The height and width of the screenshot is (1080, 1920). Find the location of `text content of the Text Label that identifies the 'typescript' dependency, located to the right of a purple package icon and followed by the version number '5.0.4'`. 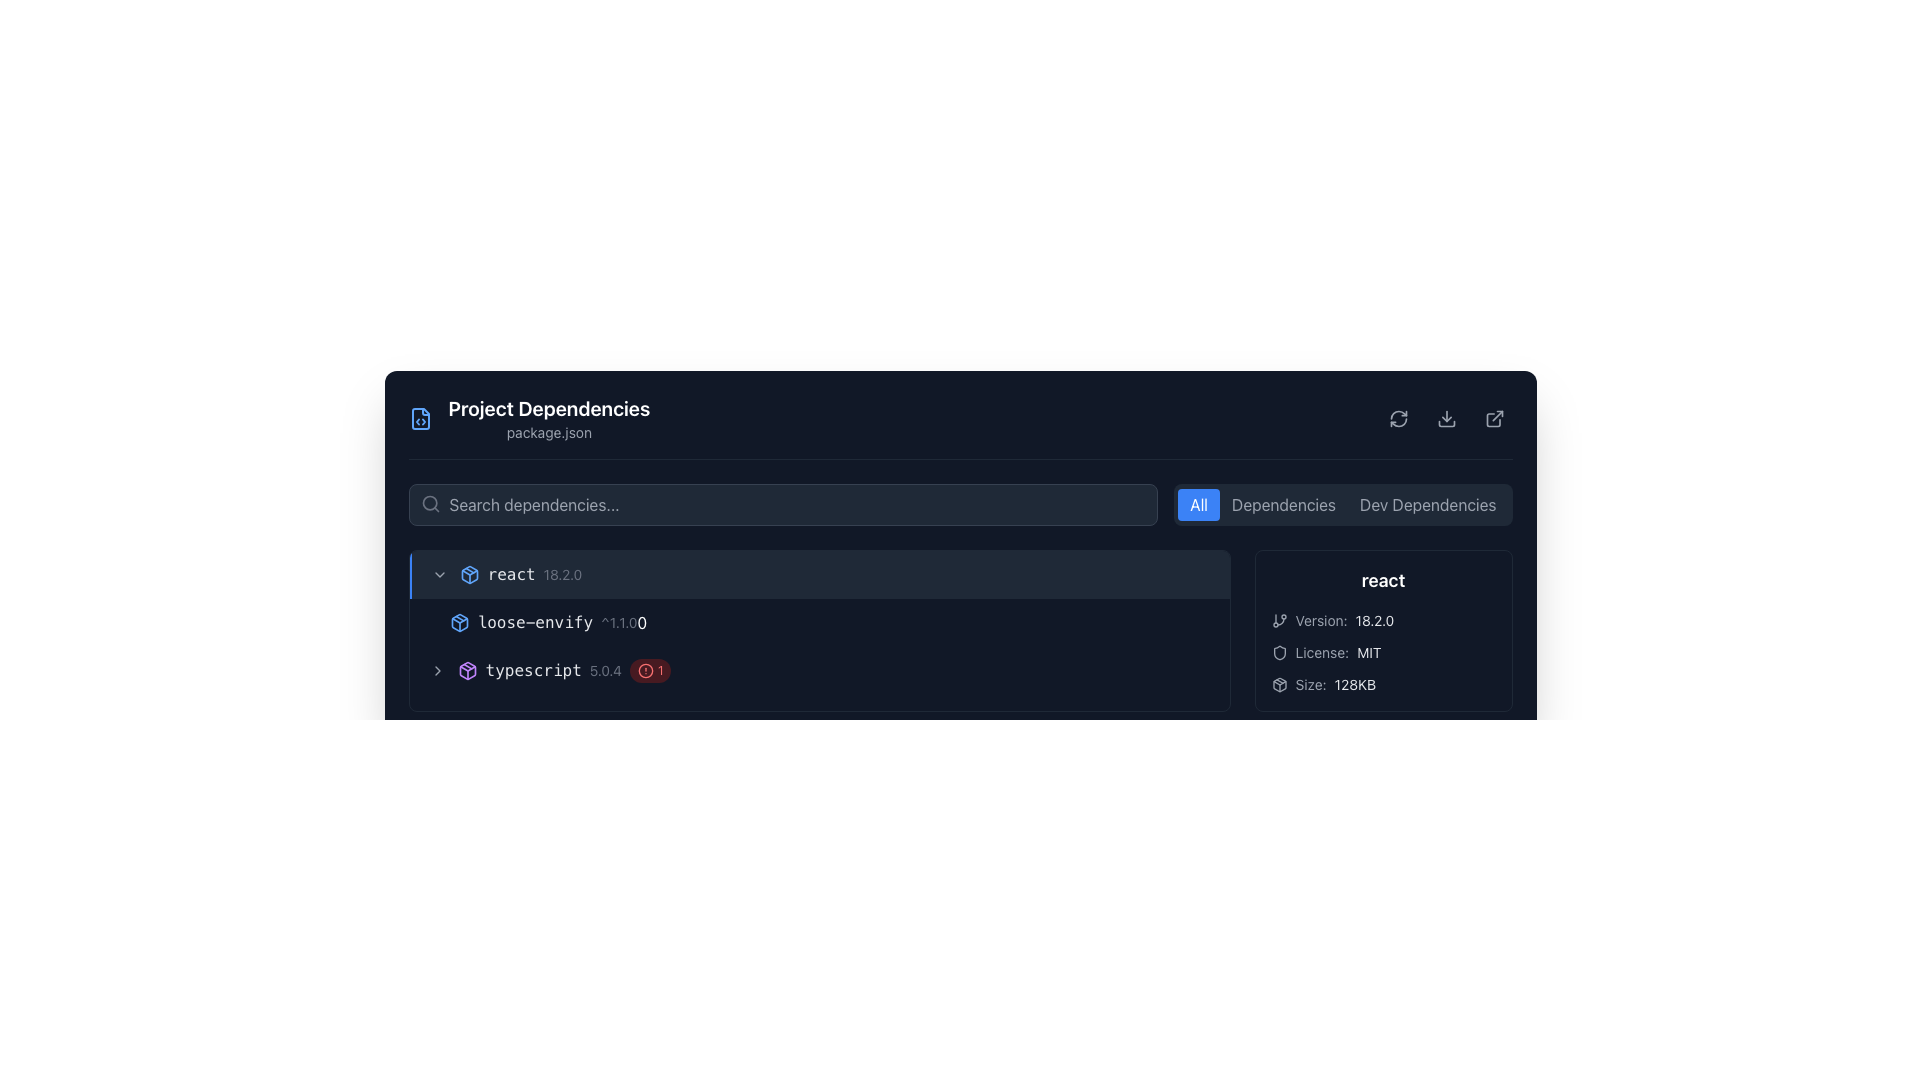

text content of the Text Label that identifies the 'typescript' dependency, located to the right of a purple package icon and followed by the version number '5.0.4' is located at coordinates (533, 671).